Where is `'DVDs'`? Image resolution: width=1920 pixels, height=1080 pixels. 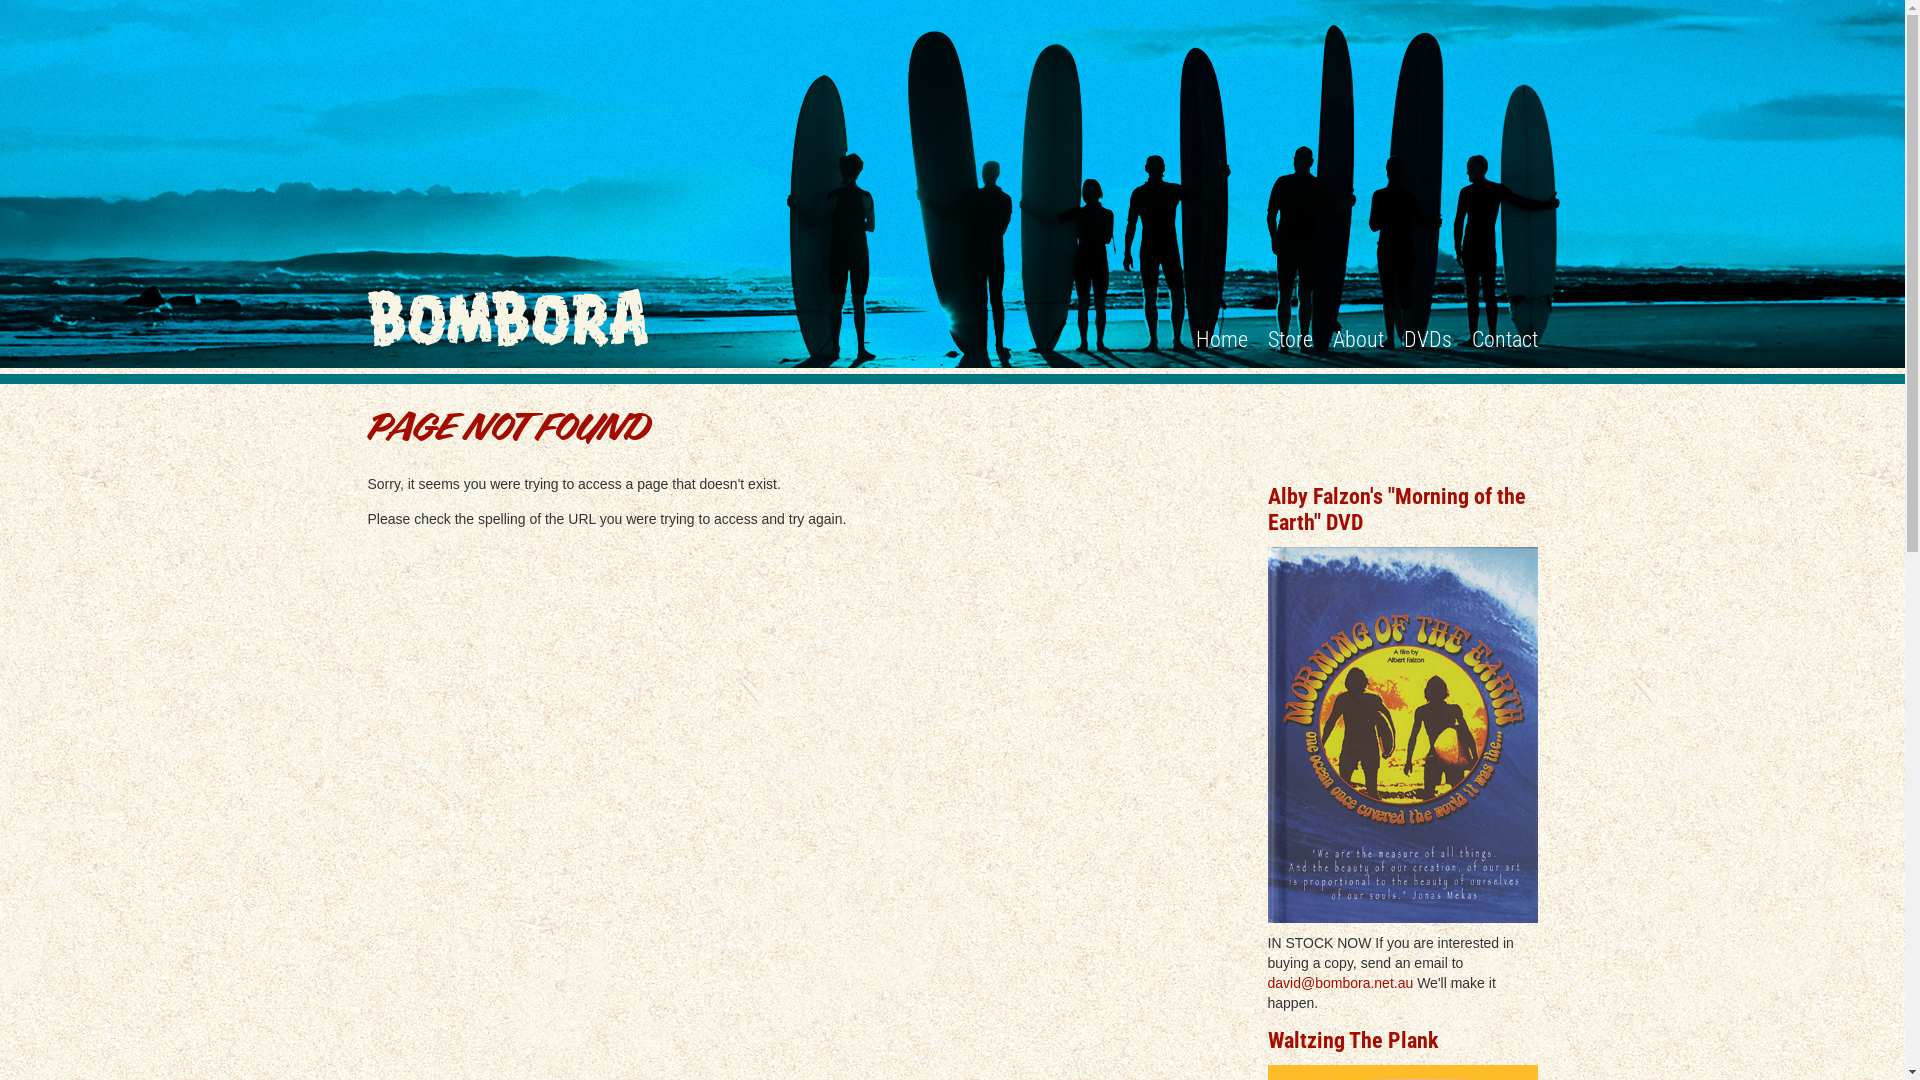
'DVDs' is located at coordinates (1426, 338).